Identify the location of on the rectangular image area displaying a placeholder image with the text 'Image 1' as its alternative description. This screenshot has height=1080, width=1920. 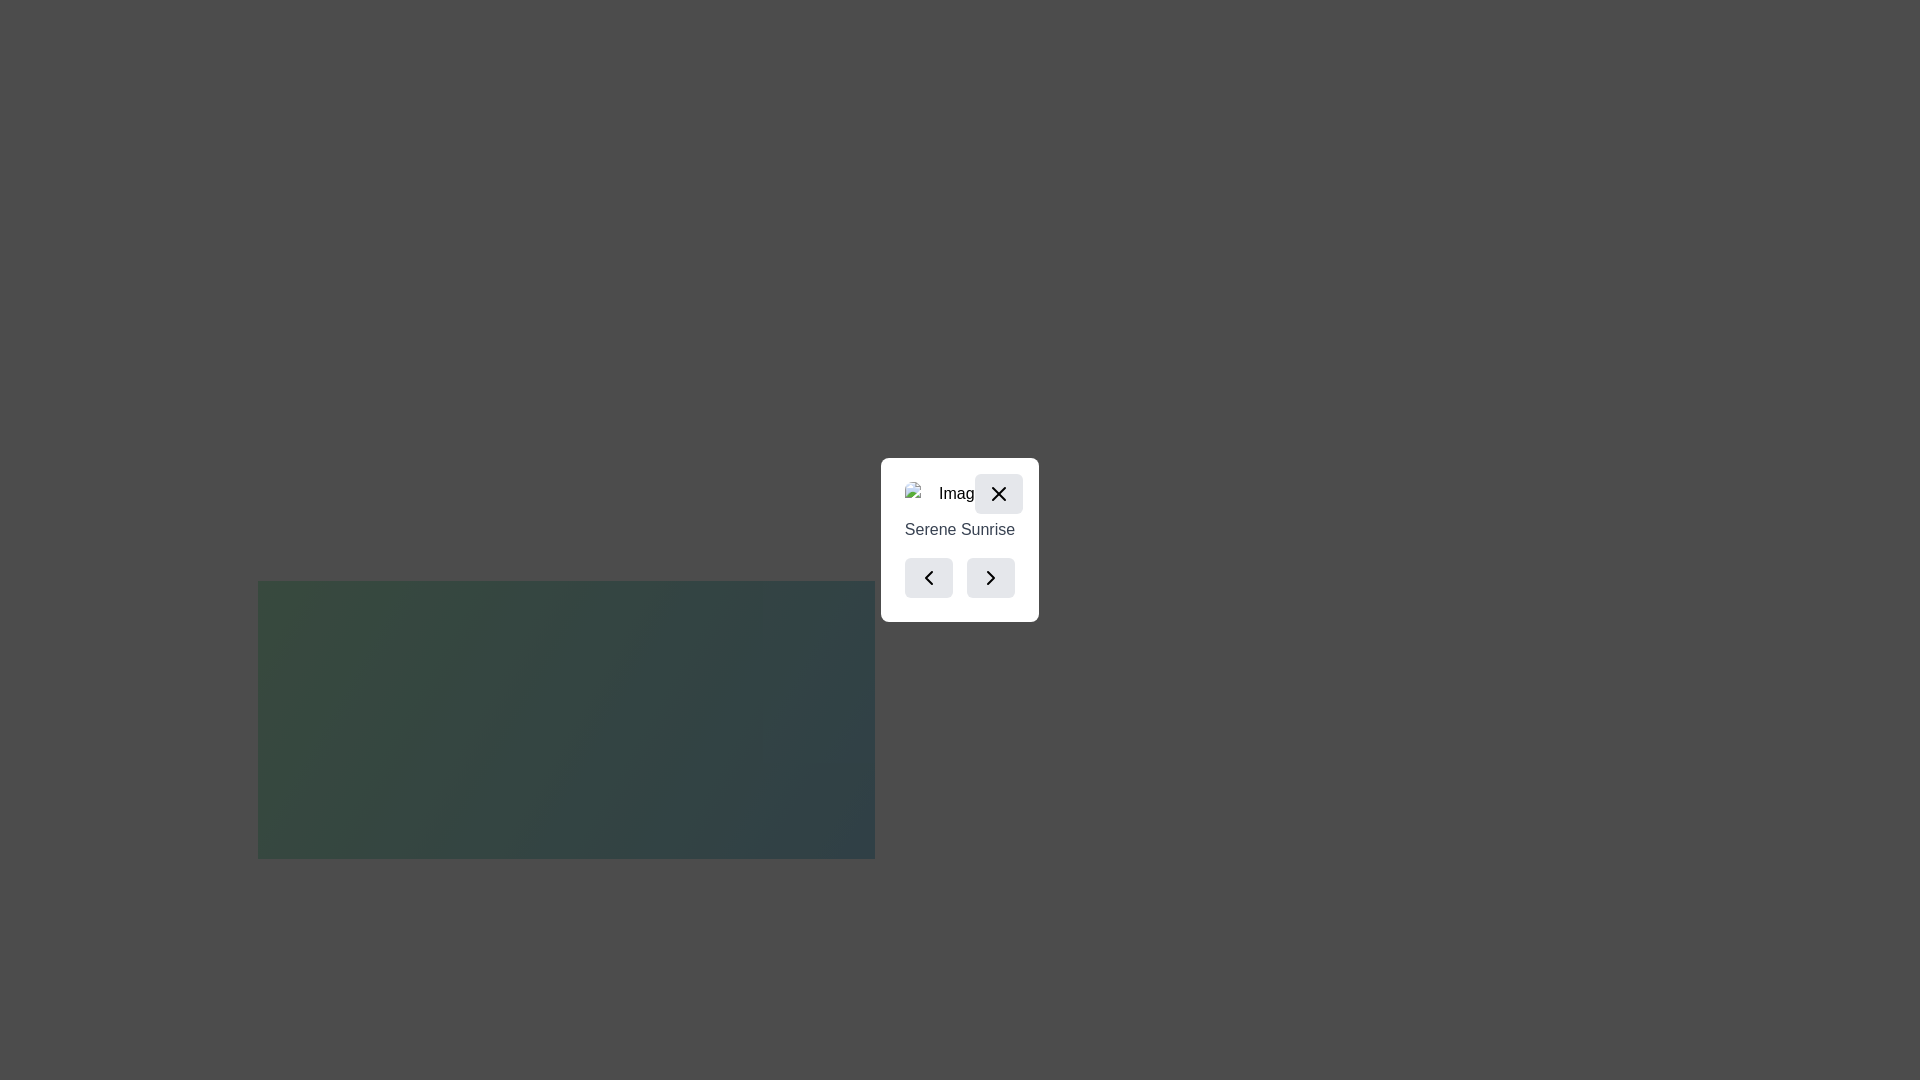
(960, 493).